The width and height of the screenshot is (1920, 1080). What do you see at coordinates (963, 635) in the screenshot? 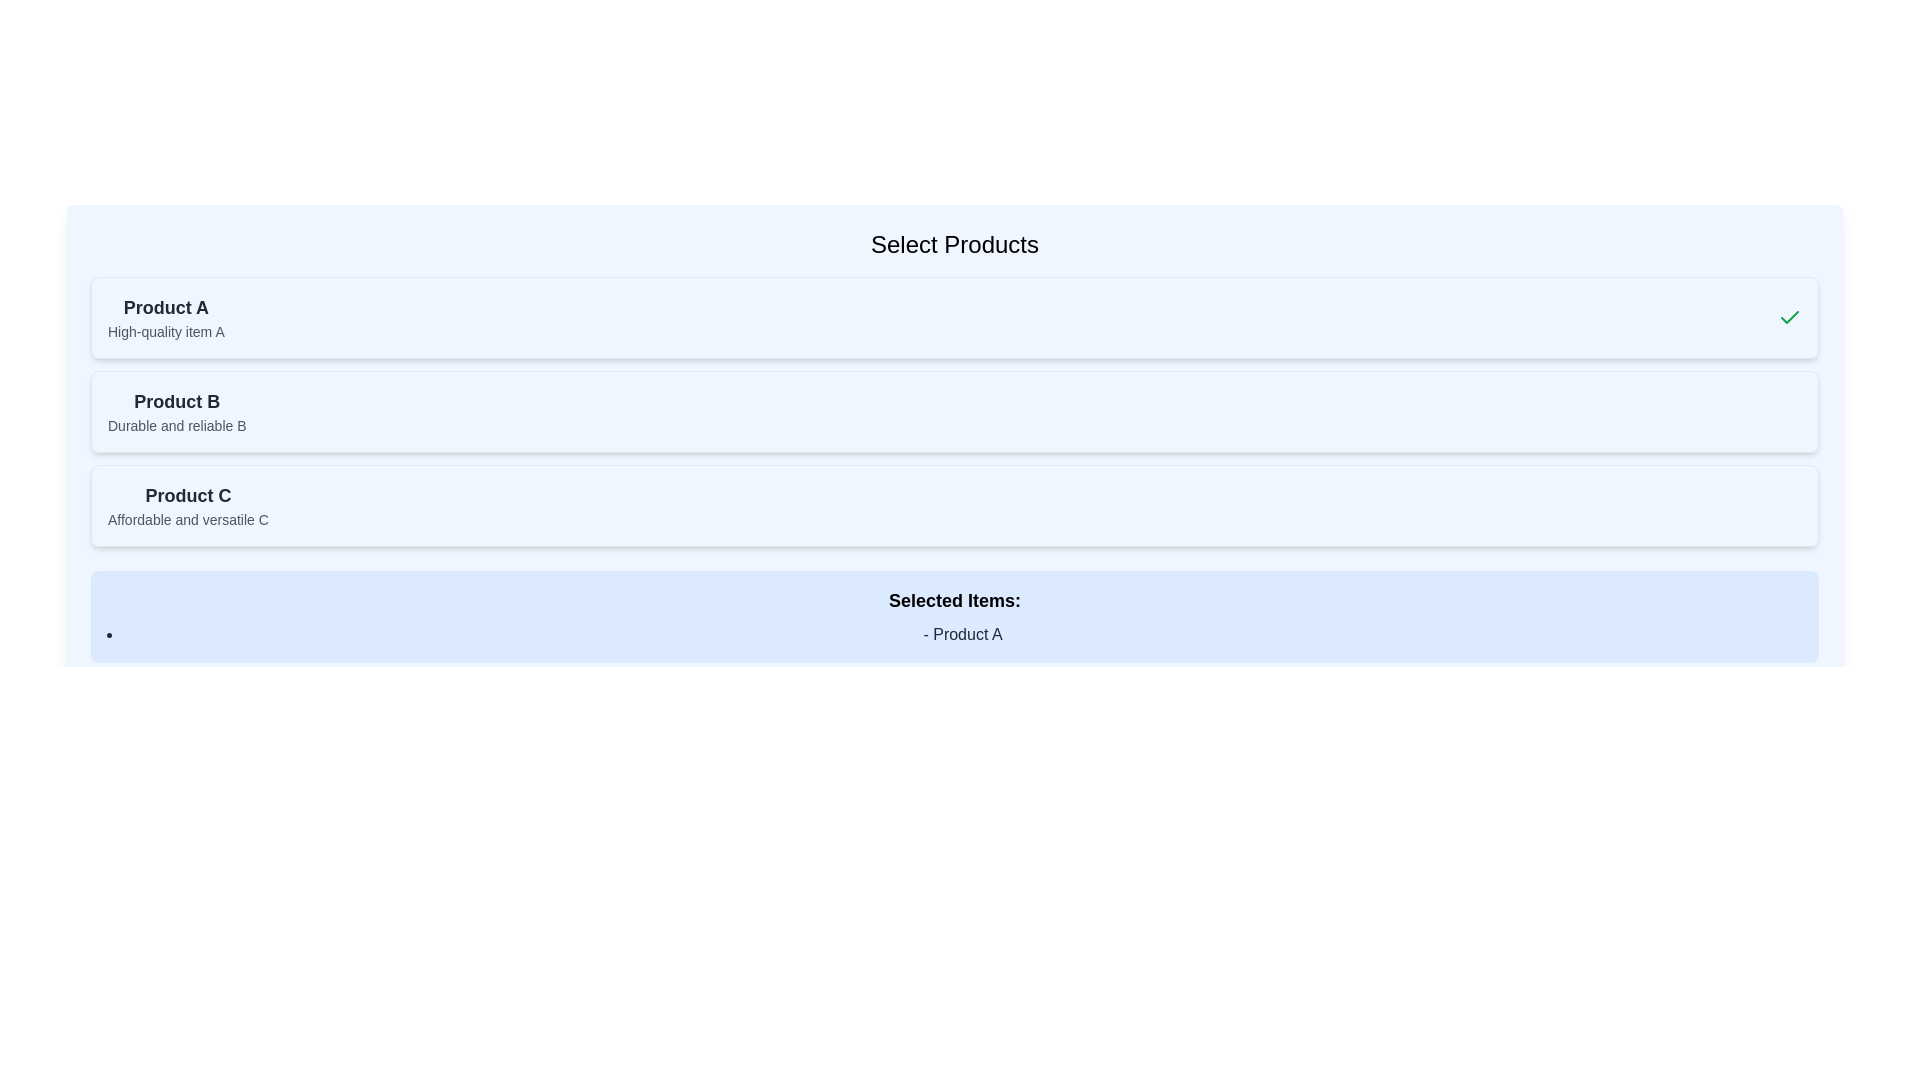
I see `the text element displaying '- Product A' in grayish-black color, which is part of a bulleted list under the section heading 'Selected Items:'` at bounding box center [963, 635].